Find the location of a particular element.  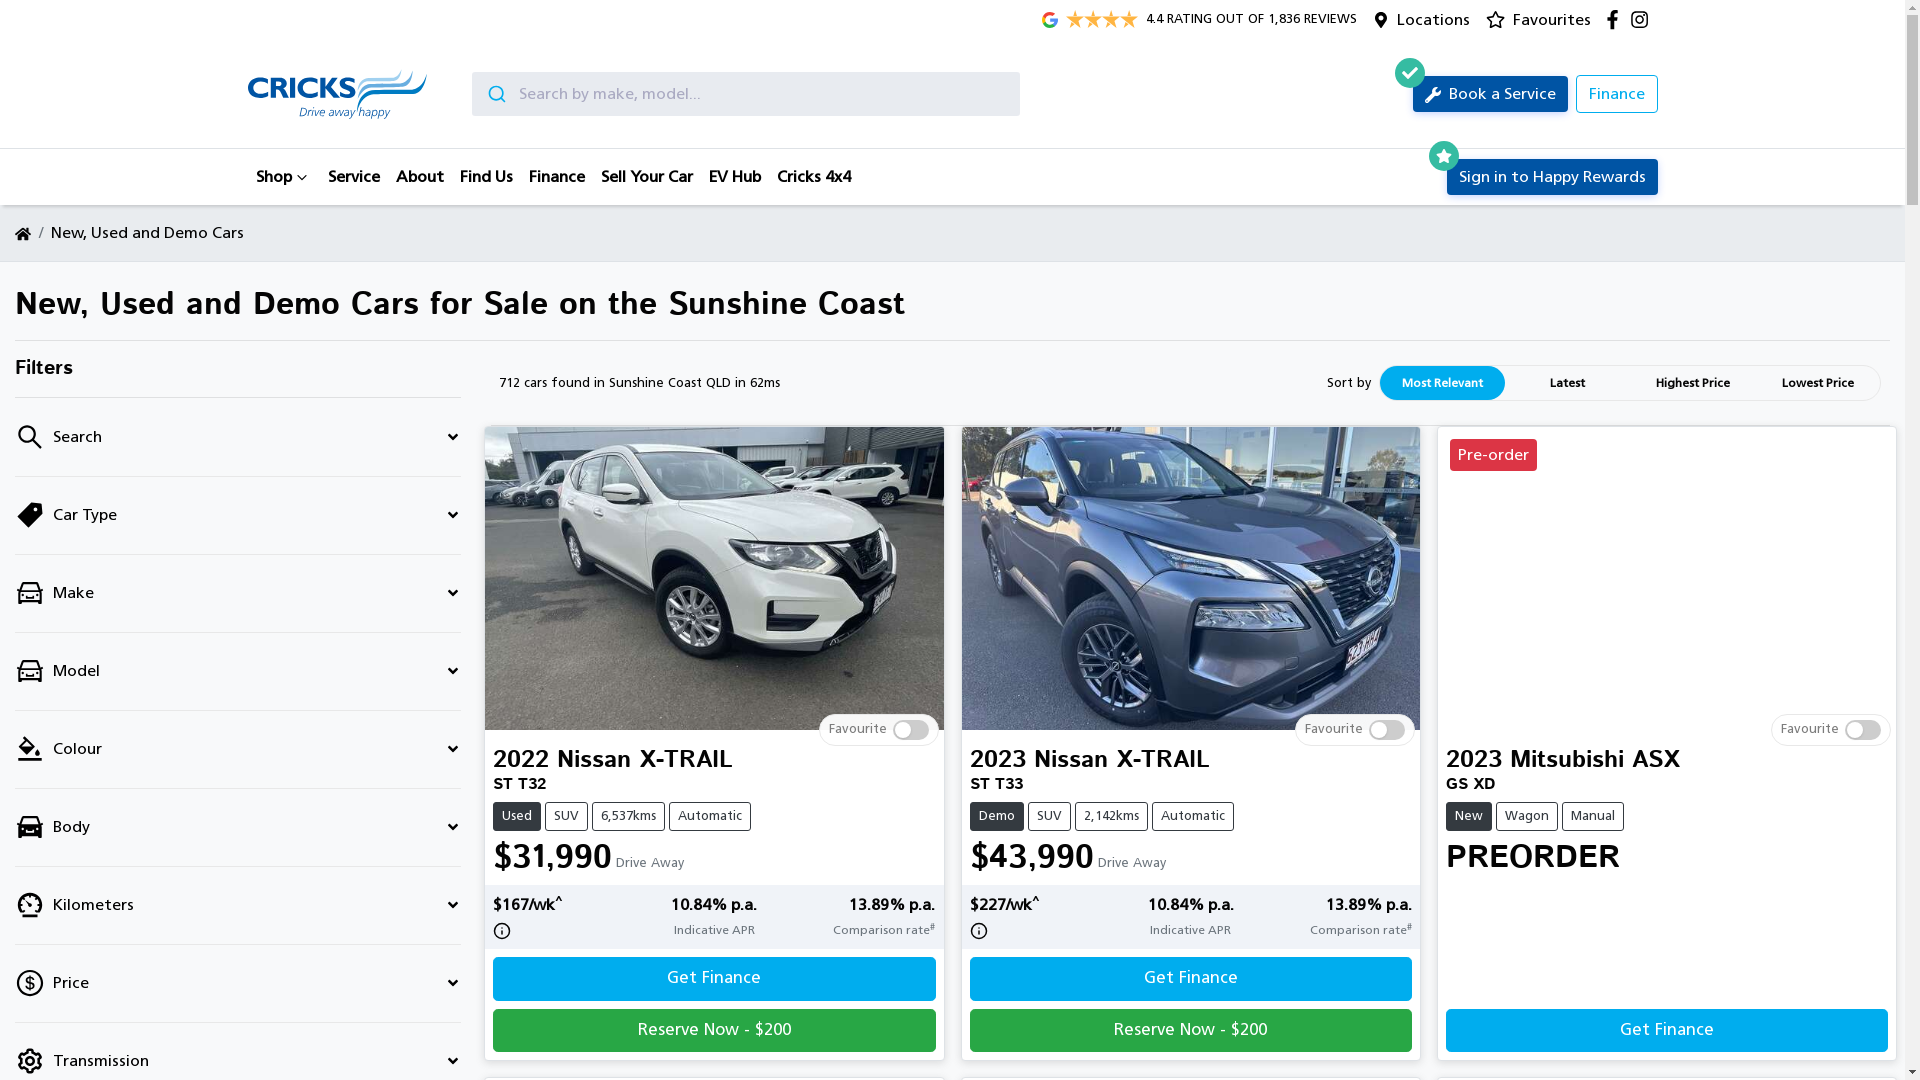

'Shop' is located at coordinates (282, 176).